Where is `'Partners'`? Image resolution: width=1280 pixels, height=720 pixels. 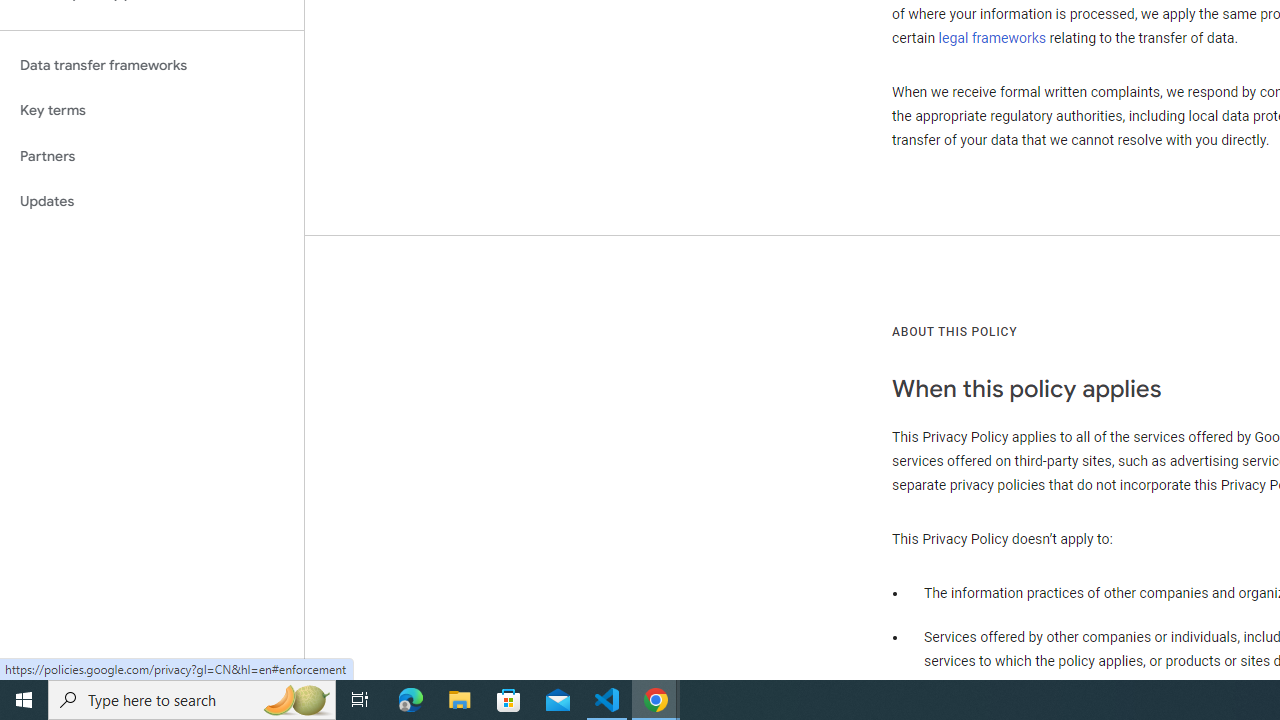
'Partners' is located at coordinates (151, 155).